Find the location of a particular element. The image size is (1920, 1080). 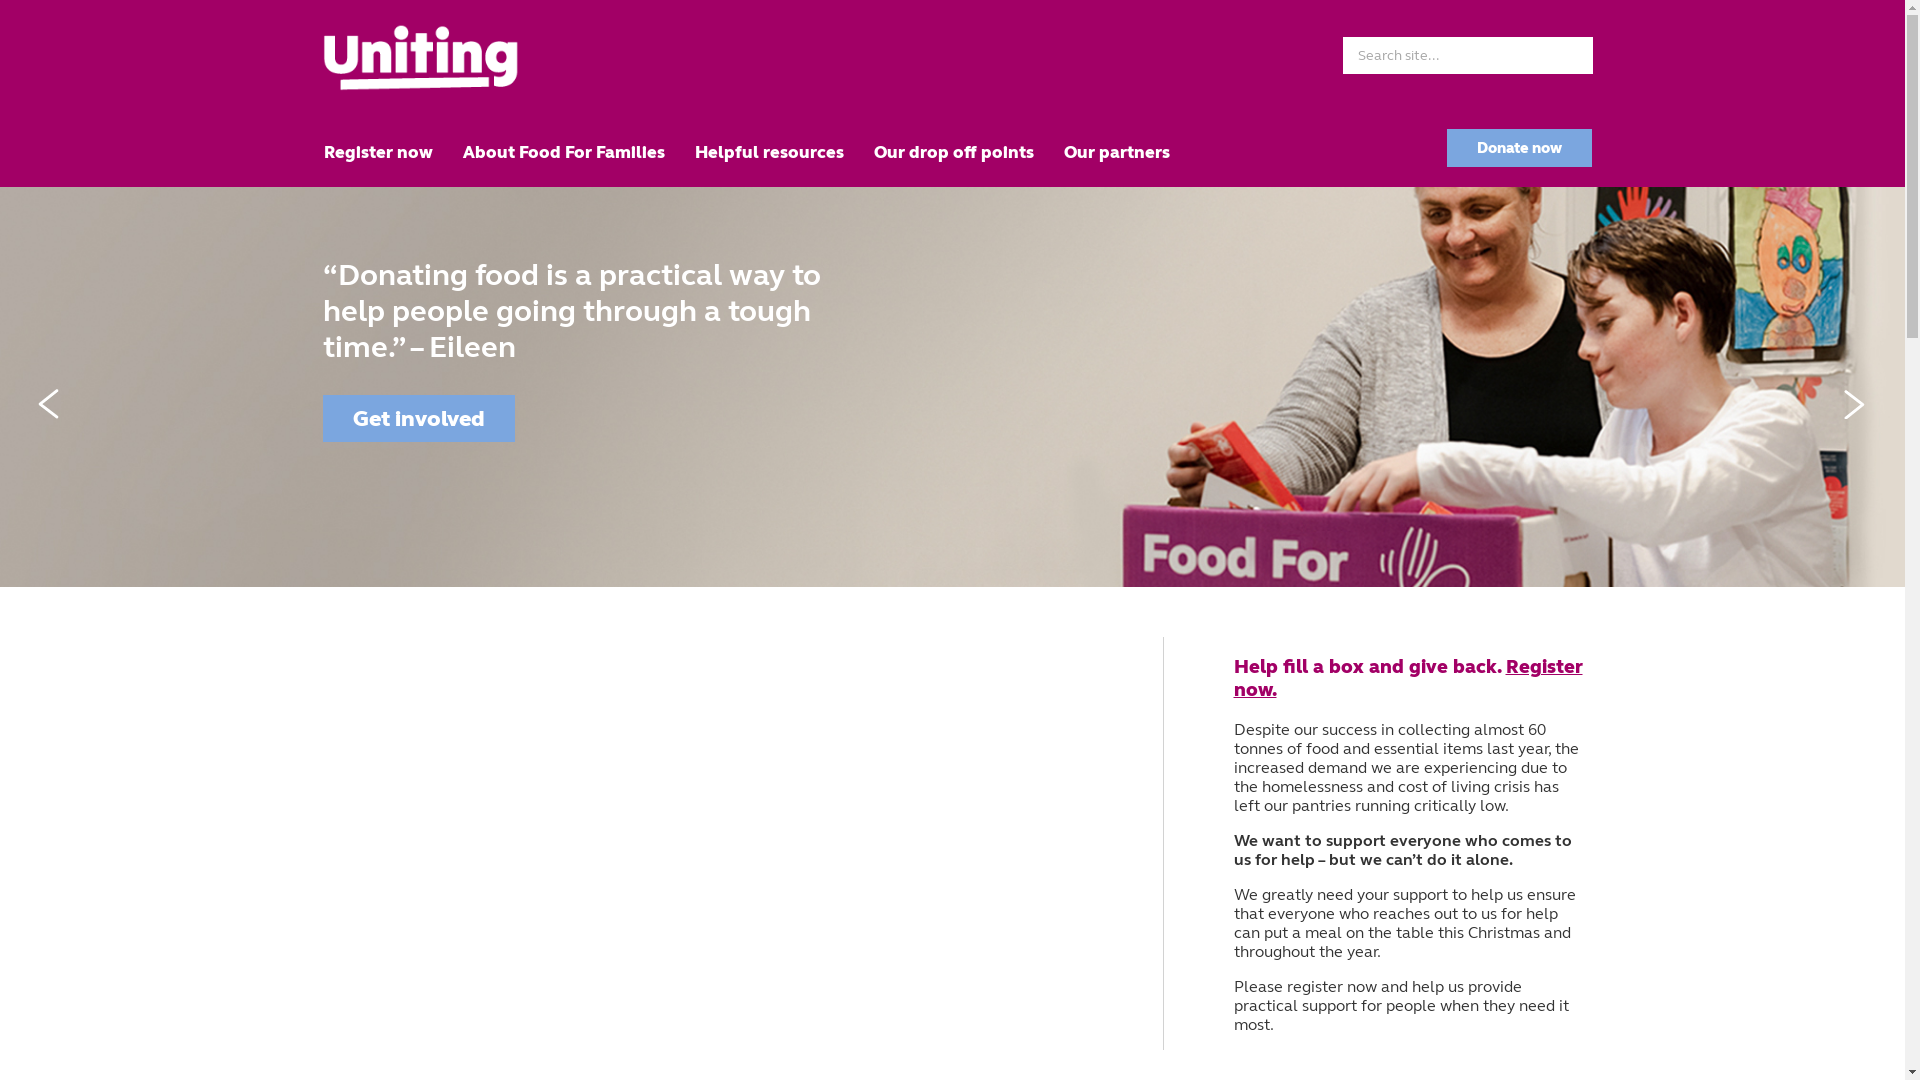

'Search site...' is located at coordinates (1467, 54).